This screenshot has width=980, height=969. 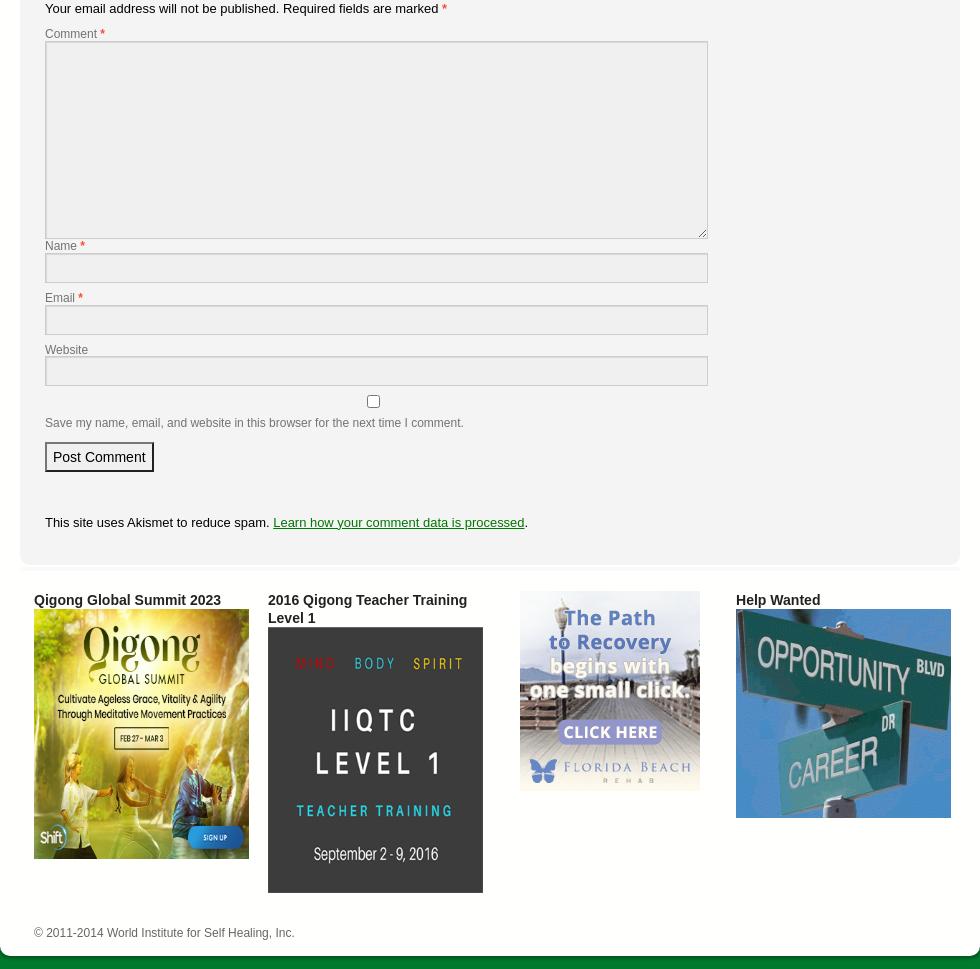 I want to click on 'Qigong Global Summit 2023', so click(x=34, y=598).